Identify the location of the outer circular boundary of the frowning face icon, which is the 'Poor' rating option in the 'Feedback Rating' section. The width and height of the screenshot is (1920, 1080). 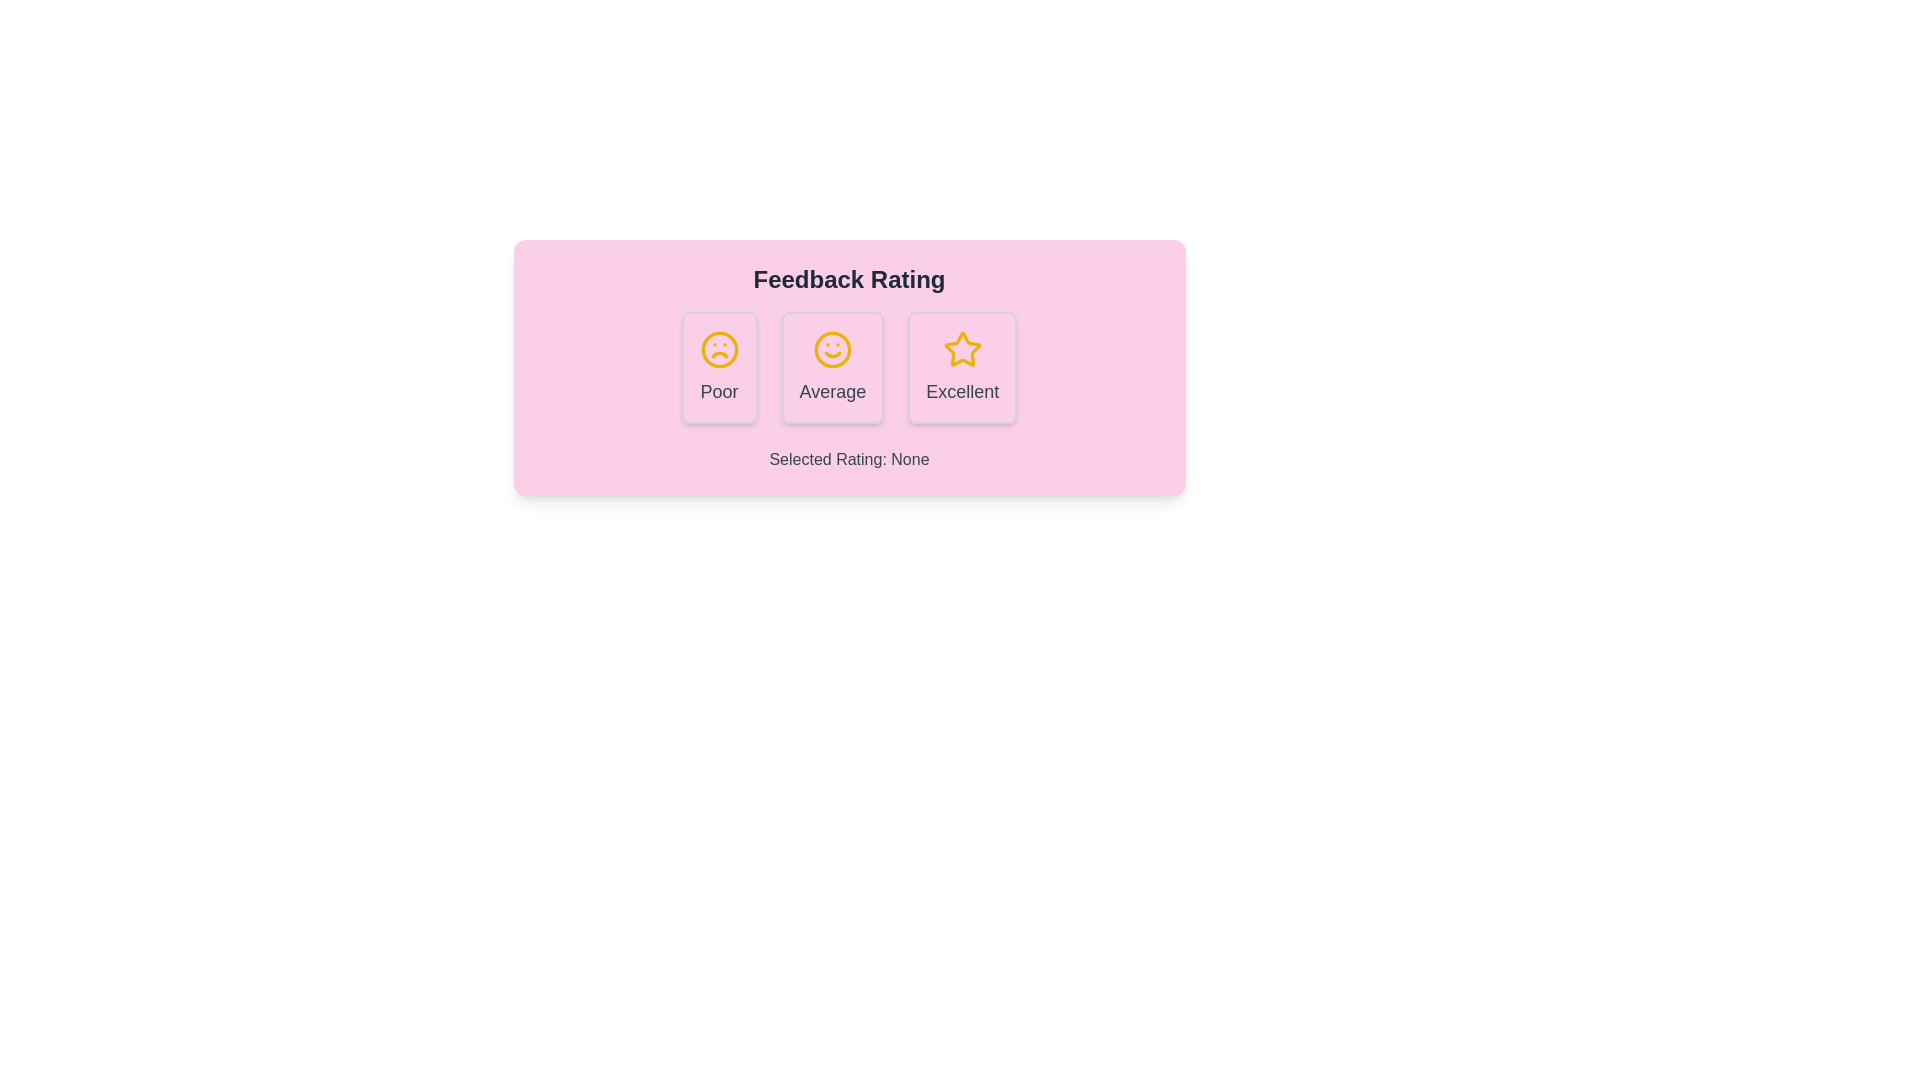
(719, 349).